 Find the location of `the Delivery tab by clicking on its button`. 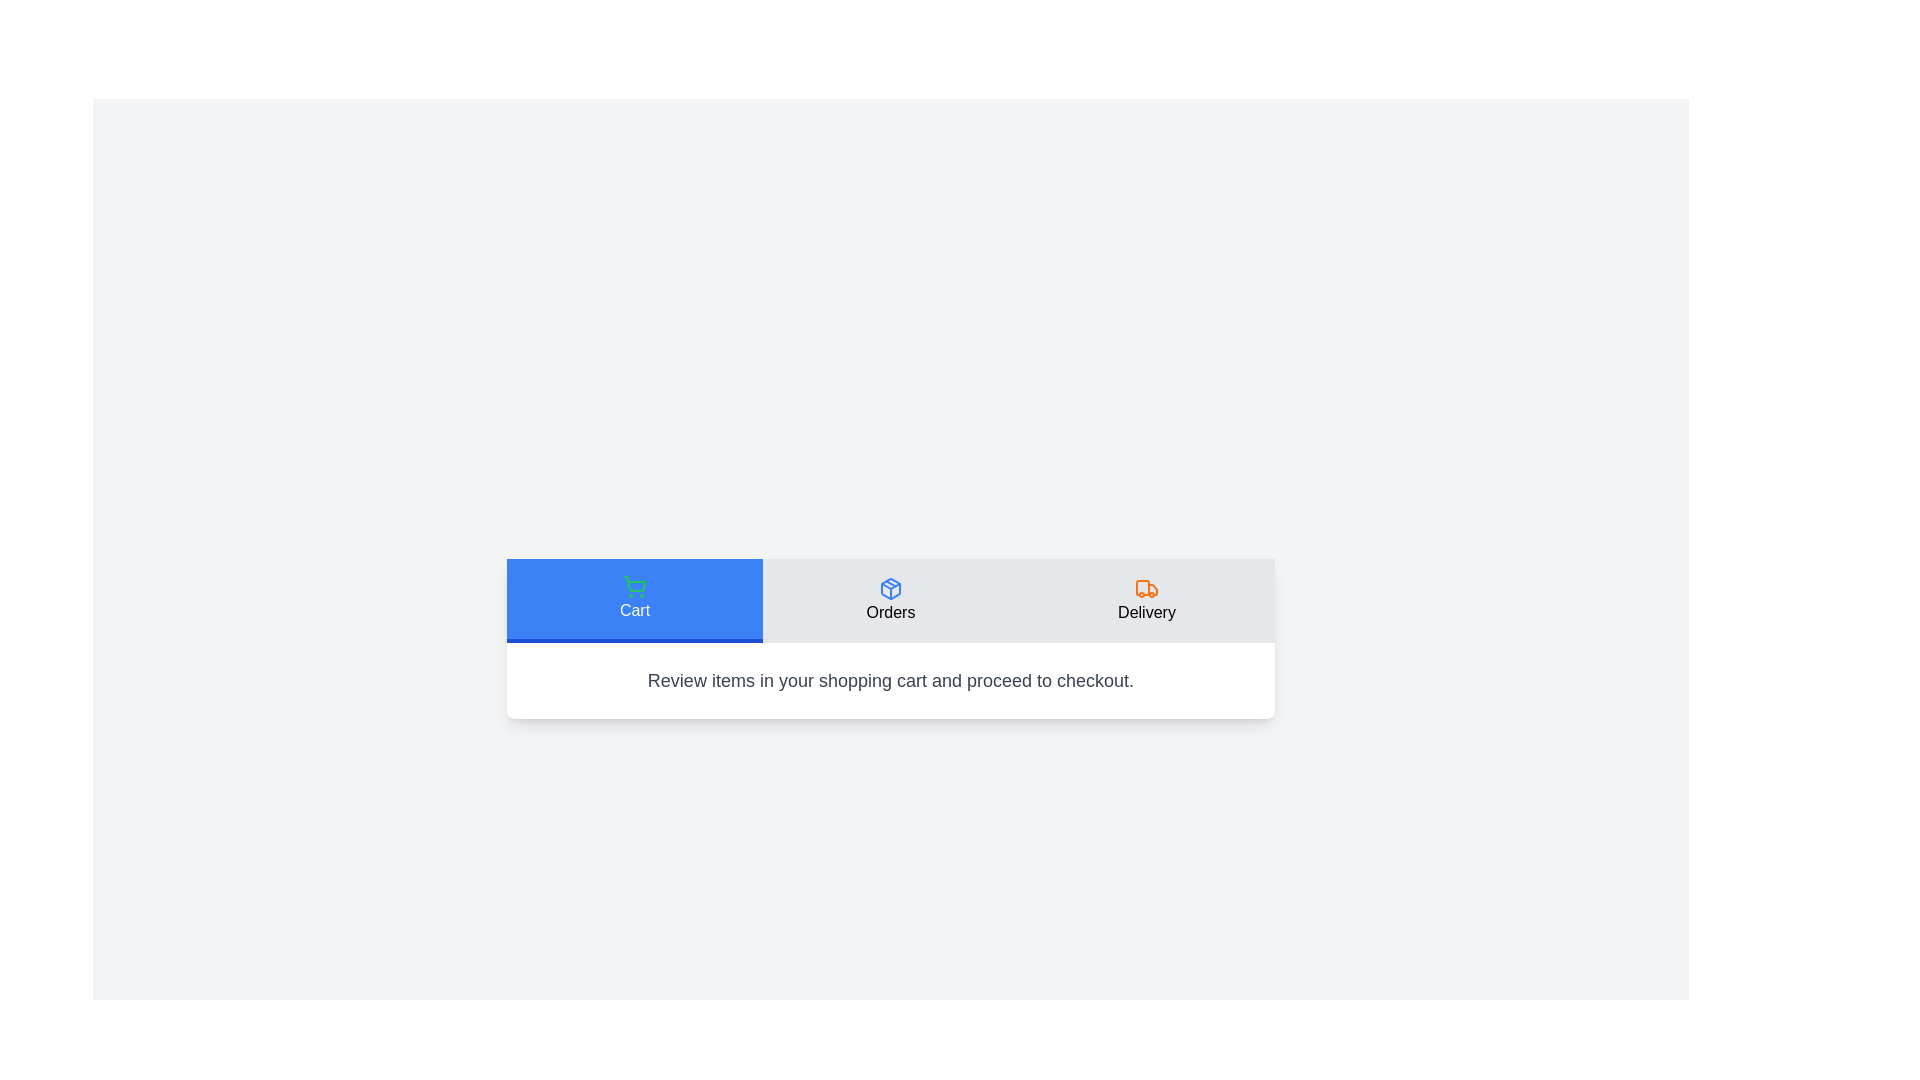

the Delivery tab by clicking on its button is located at coordinates (1147, 600).